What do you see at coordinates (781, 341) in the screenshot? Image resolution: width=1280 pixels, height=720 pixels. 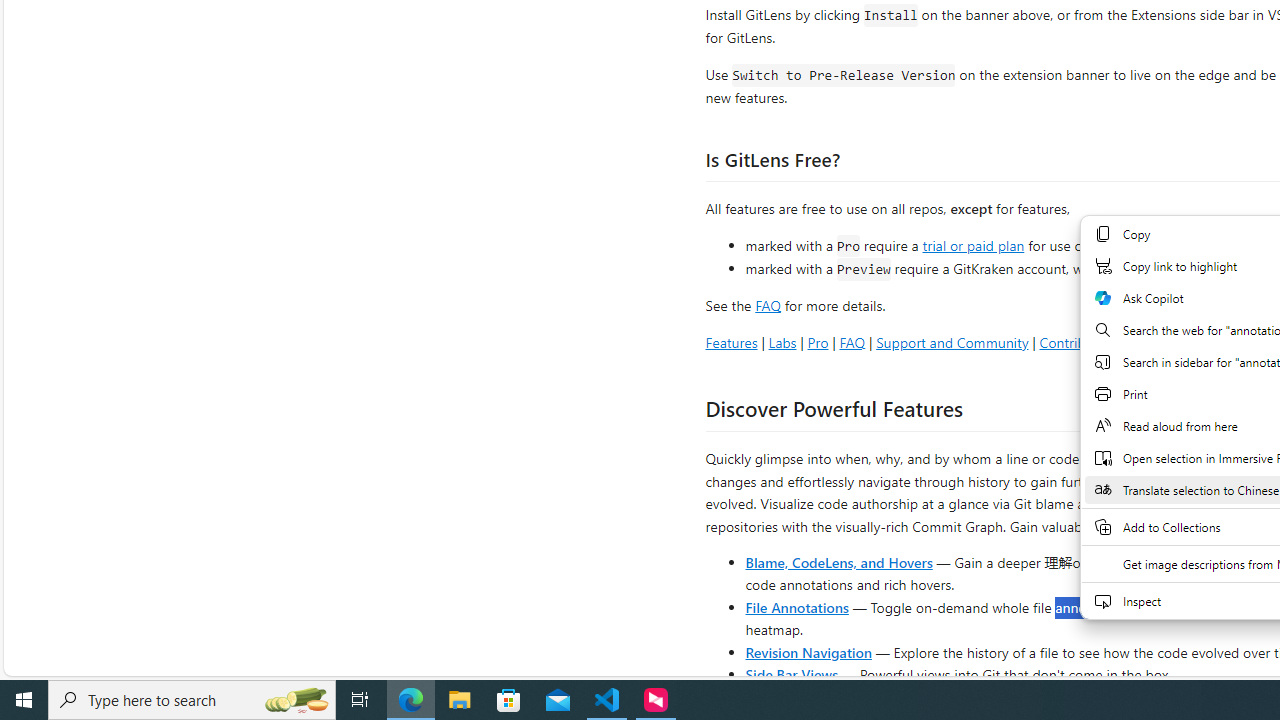 I see `'Labs'` at bounding box center [781, 341].